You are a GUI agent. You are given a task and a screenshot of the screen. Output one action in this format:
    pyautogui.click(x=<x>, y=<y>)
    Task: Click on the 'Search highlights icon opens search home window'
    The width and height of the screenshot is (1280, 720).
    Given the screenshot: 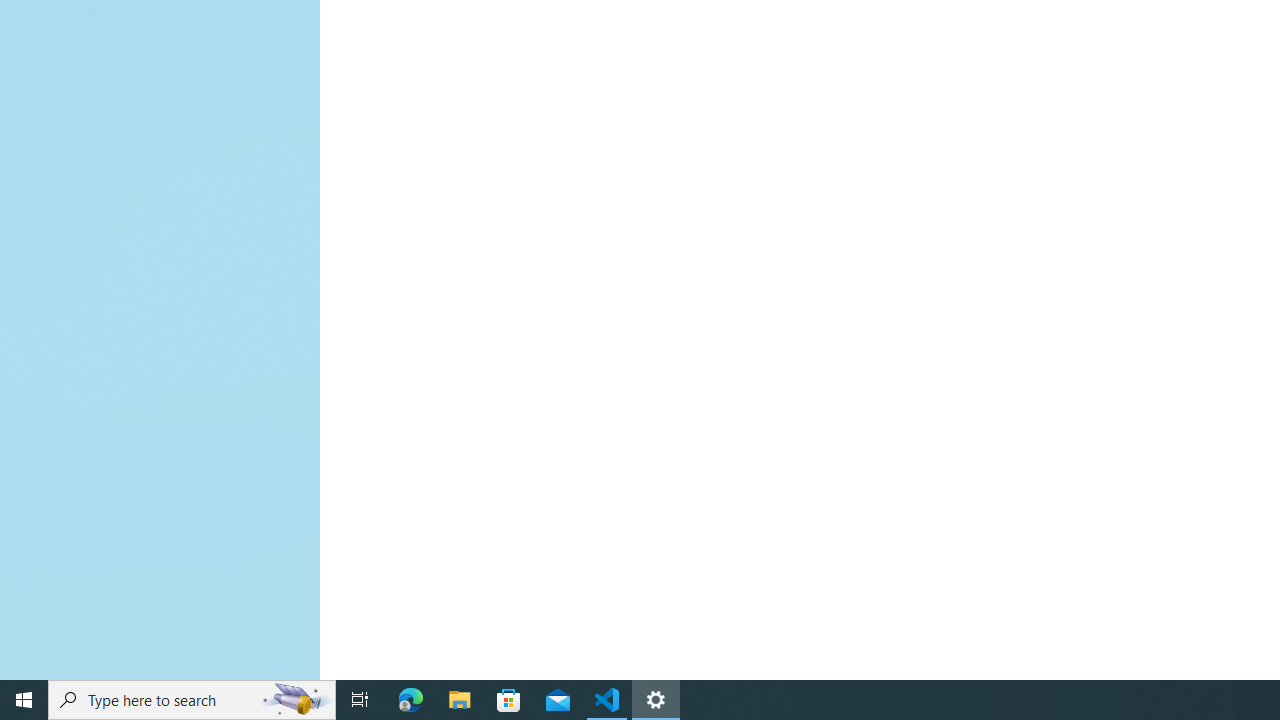 What is the action you would take?
    pyautogui.click(x=294, y=698)
    